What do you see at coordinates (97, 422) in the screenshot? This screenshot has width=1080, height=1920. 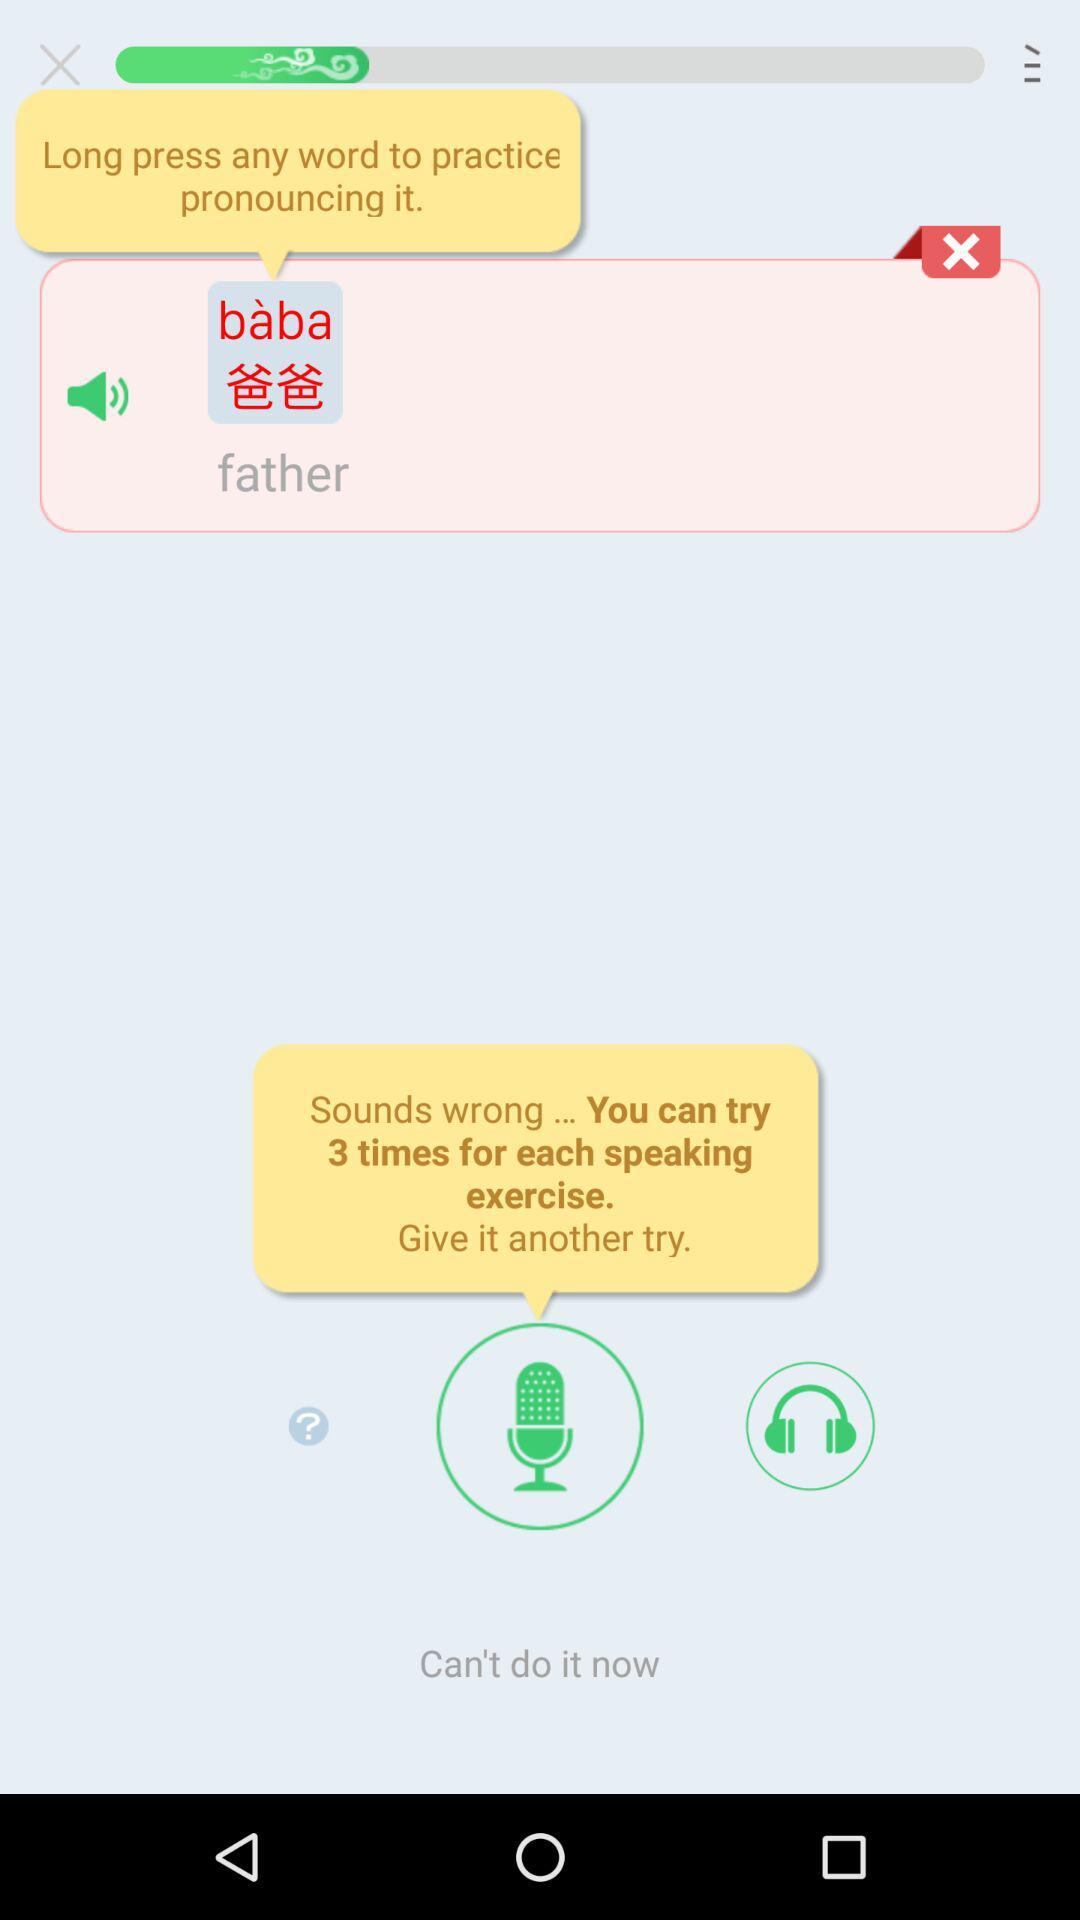 I see `the volume icon` at bounding box center [97, 422].